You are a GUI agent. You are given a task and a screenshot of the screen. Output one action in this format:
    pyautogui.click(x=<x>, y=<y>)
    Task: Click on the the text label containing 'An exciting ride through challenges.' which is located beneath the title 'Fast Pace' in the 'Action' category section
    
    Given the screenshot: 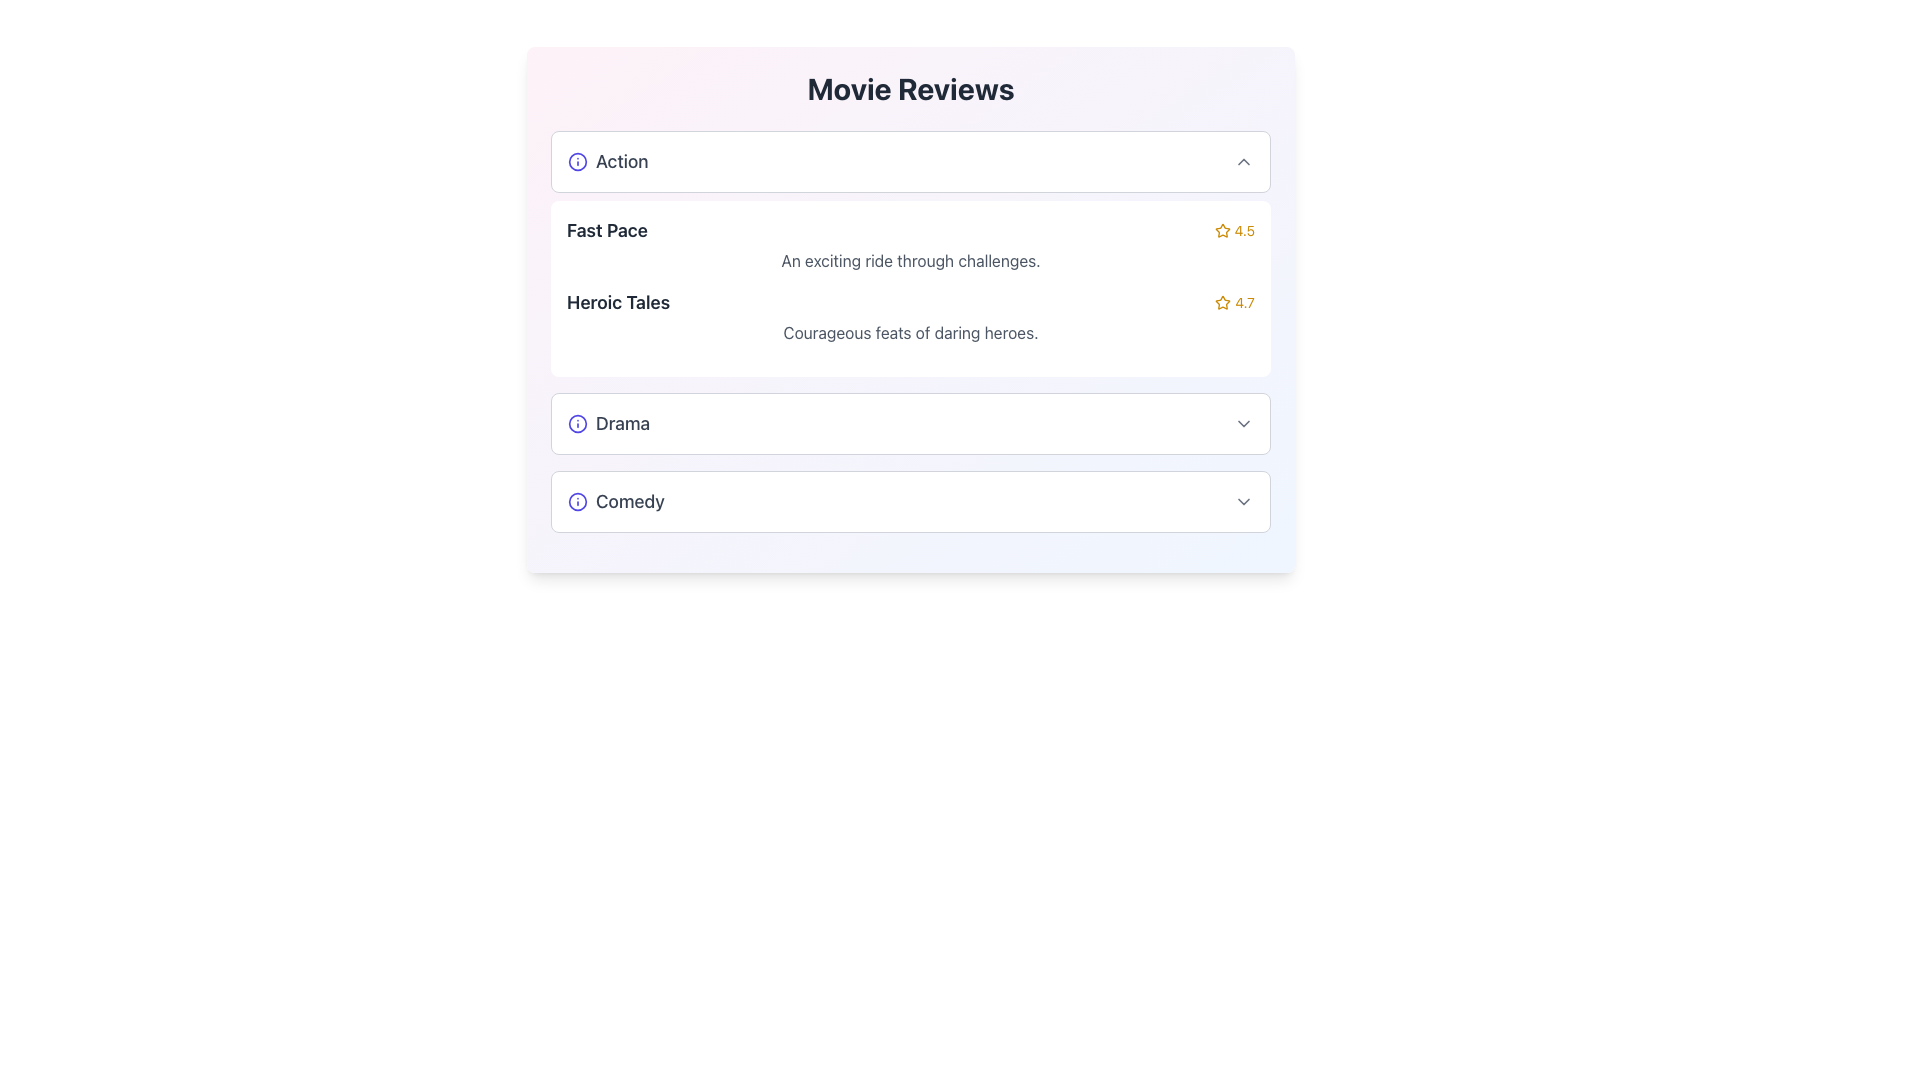 What is the action you would take?
    pyautogui.click(x=910, y=260)
    